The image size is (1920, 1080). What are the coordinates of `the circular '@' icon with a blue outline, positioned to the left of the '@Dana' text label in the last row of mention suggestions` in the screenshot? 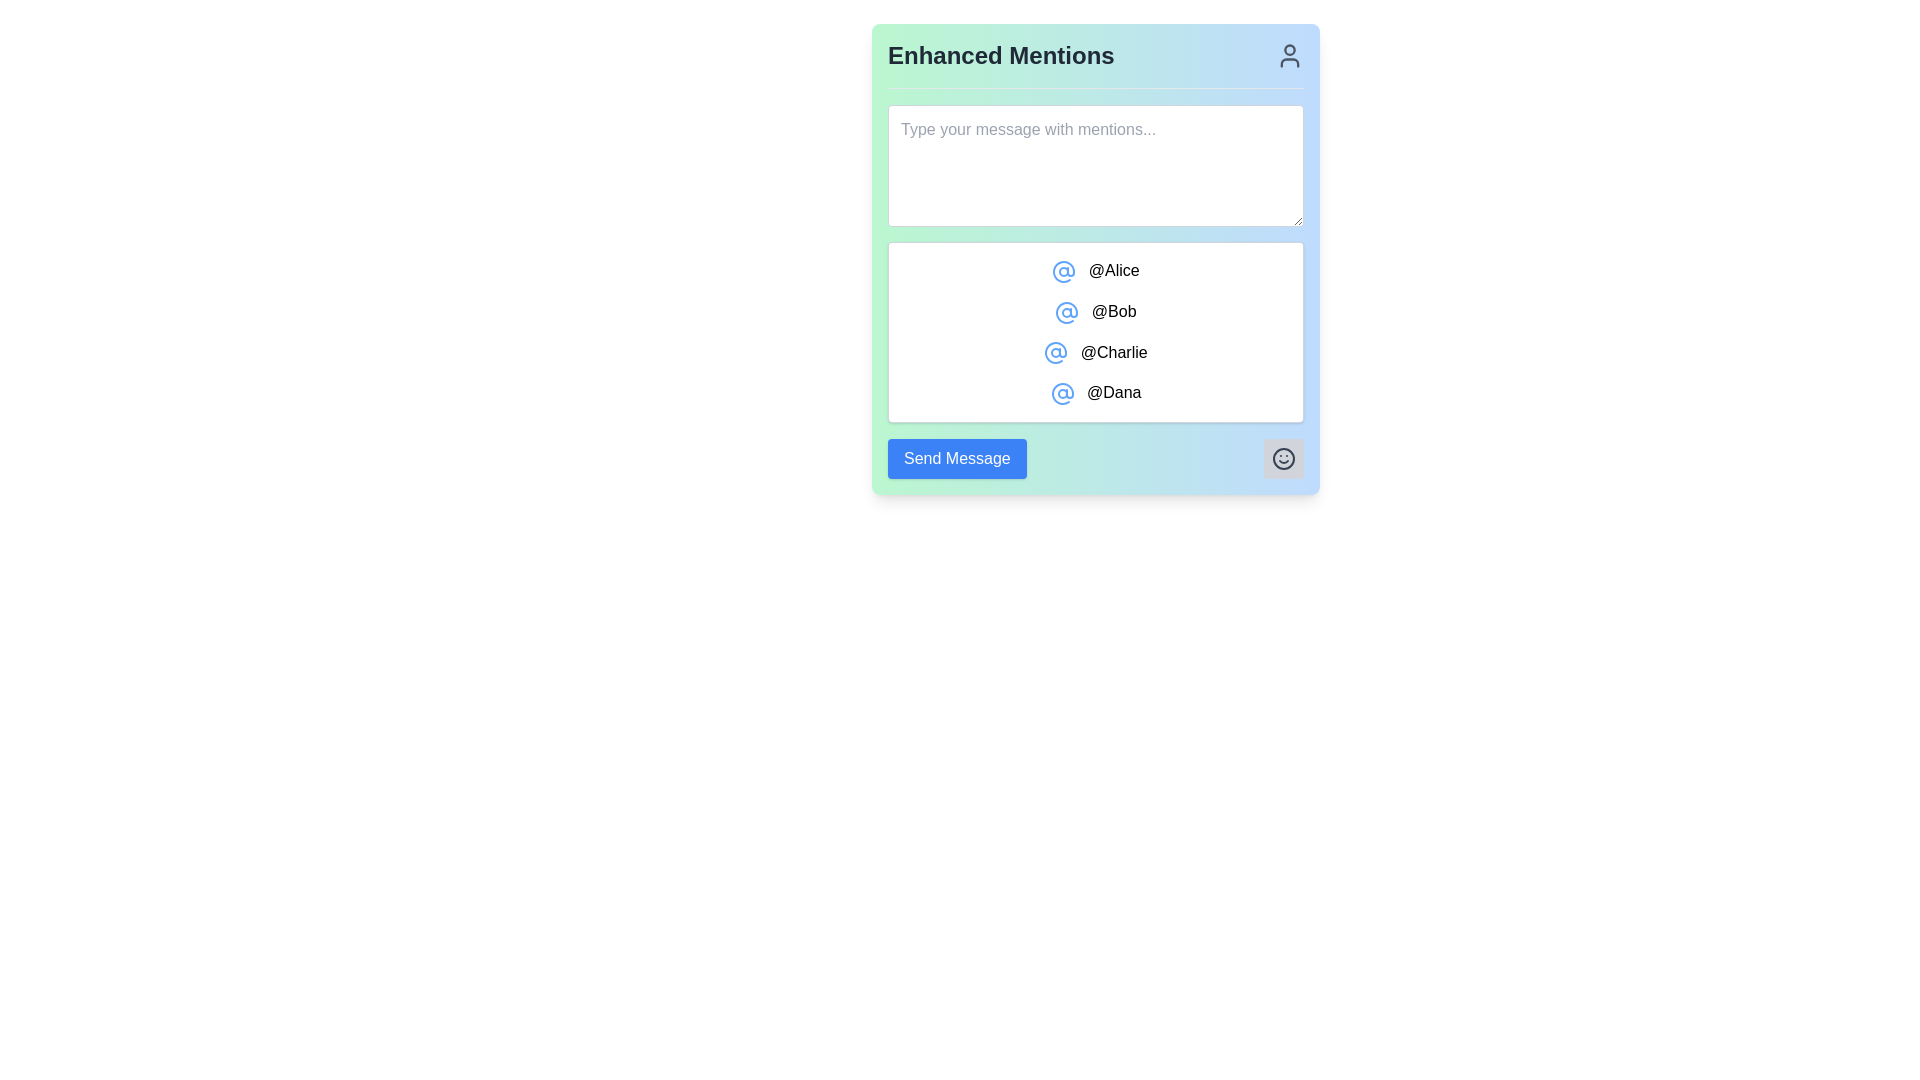 It's located at (1061, 394).